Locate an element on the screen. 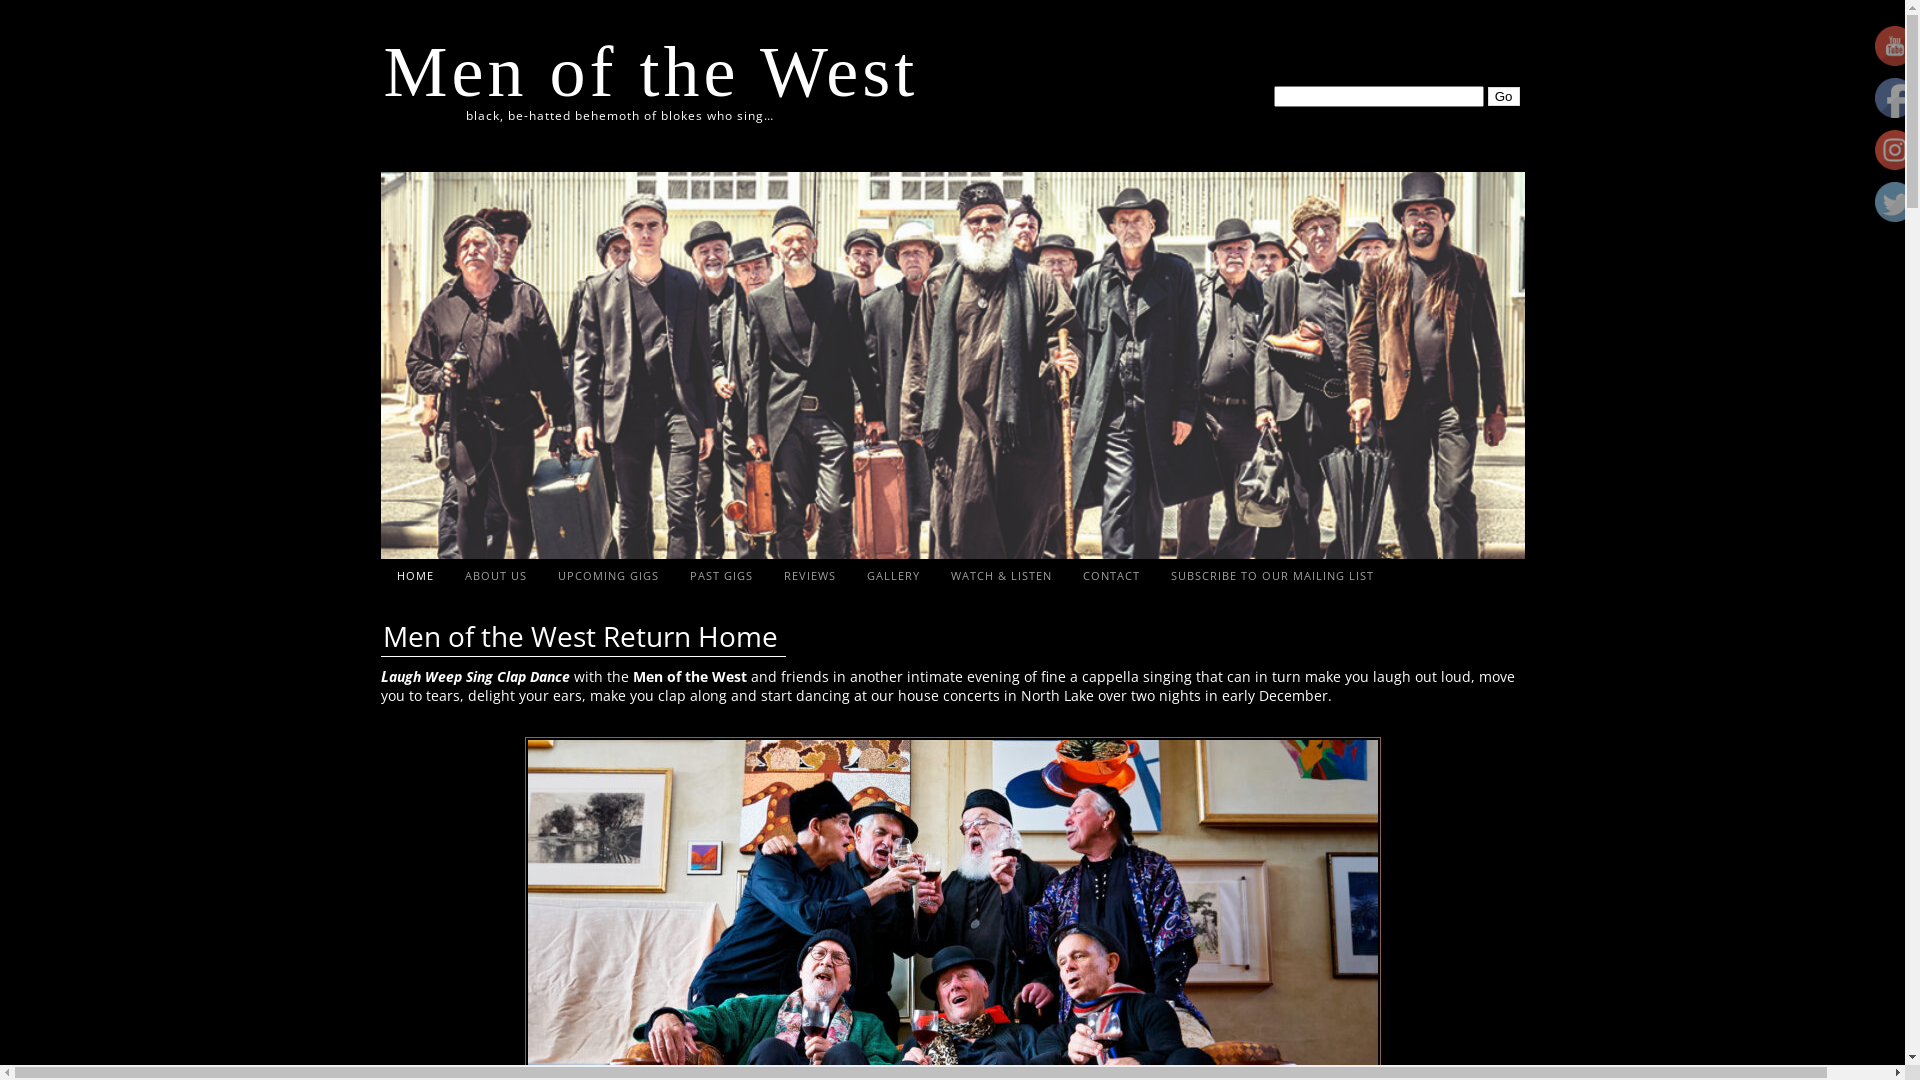 This screenshot has width=1920, height=1080. 'ABOUT US' is located at coordinates (496, 574).